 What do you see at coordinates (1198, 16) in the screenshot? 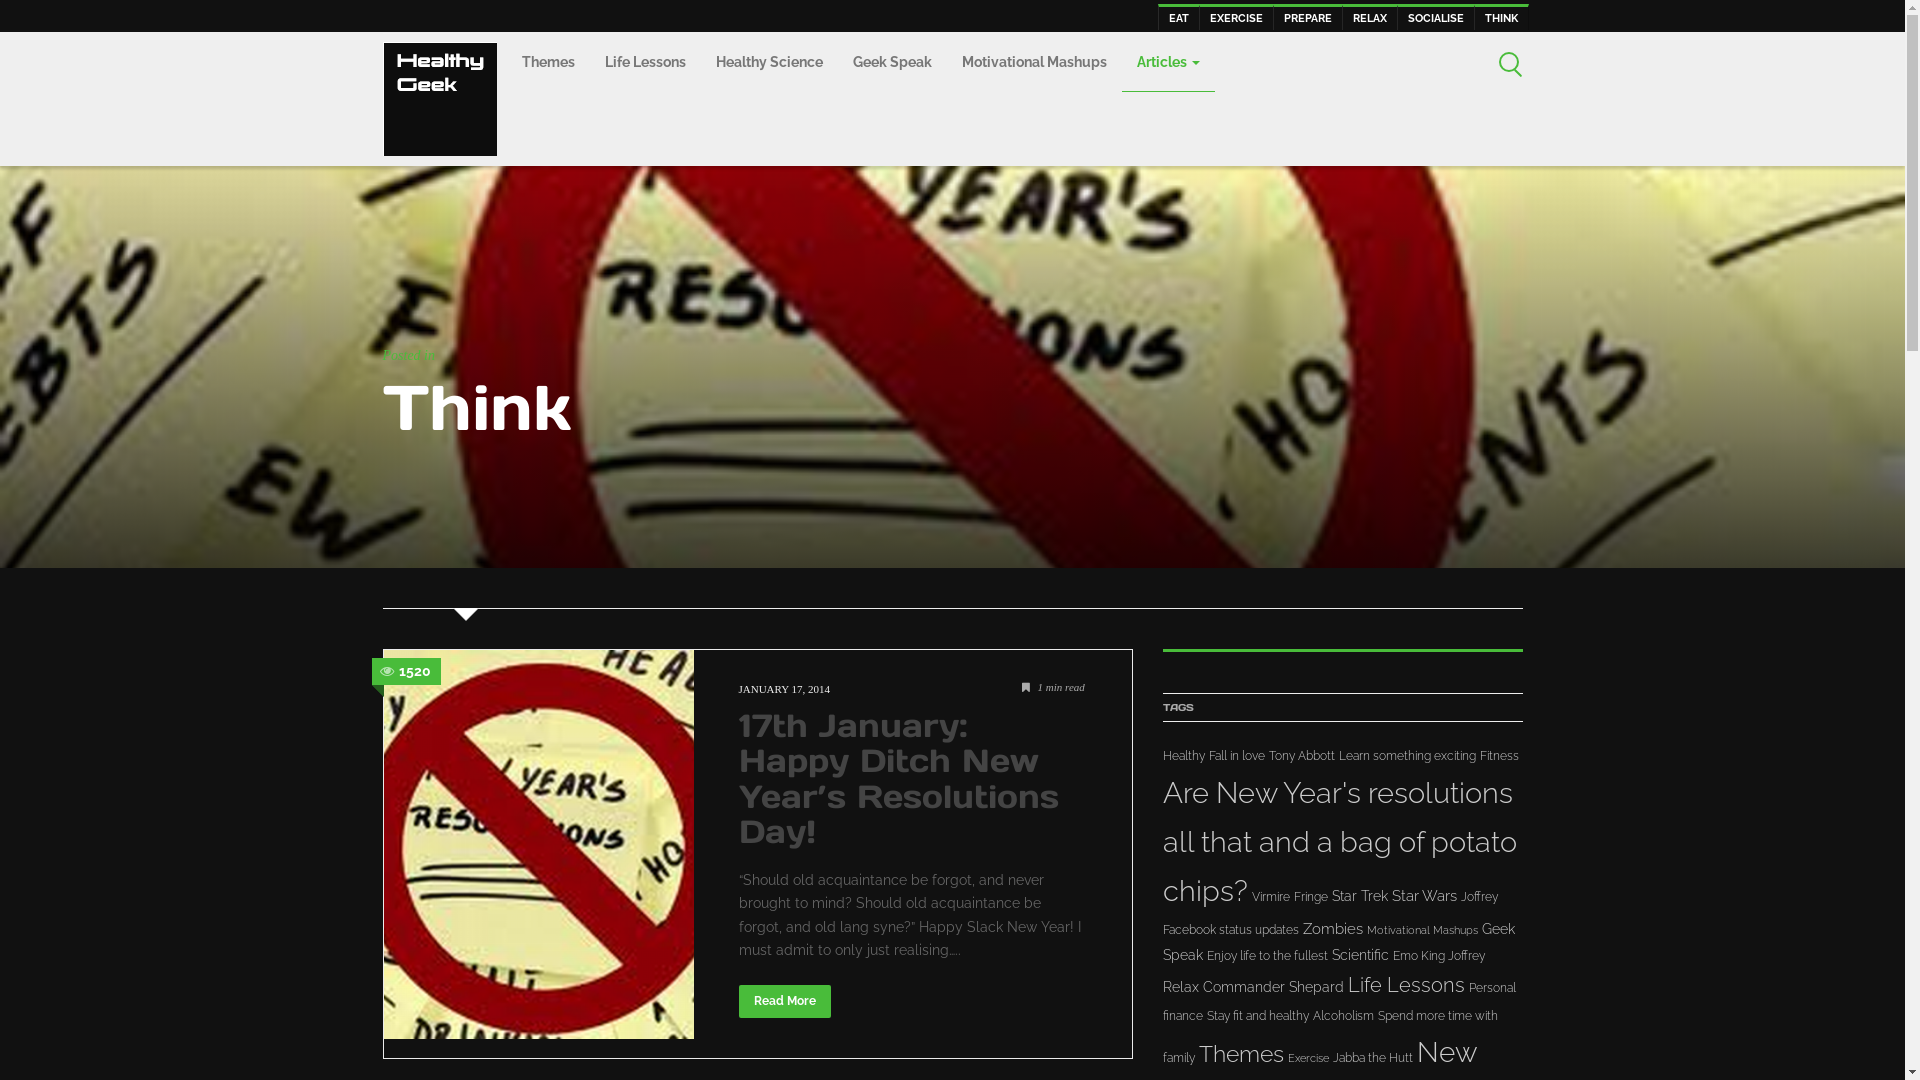
I see `'EXERCISE'` at bounding box center [1198, 16].